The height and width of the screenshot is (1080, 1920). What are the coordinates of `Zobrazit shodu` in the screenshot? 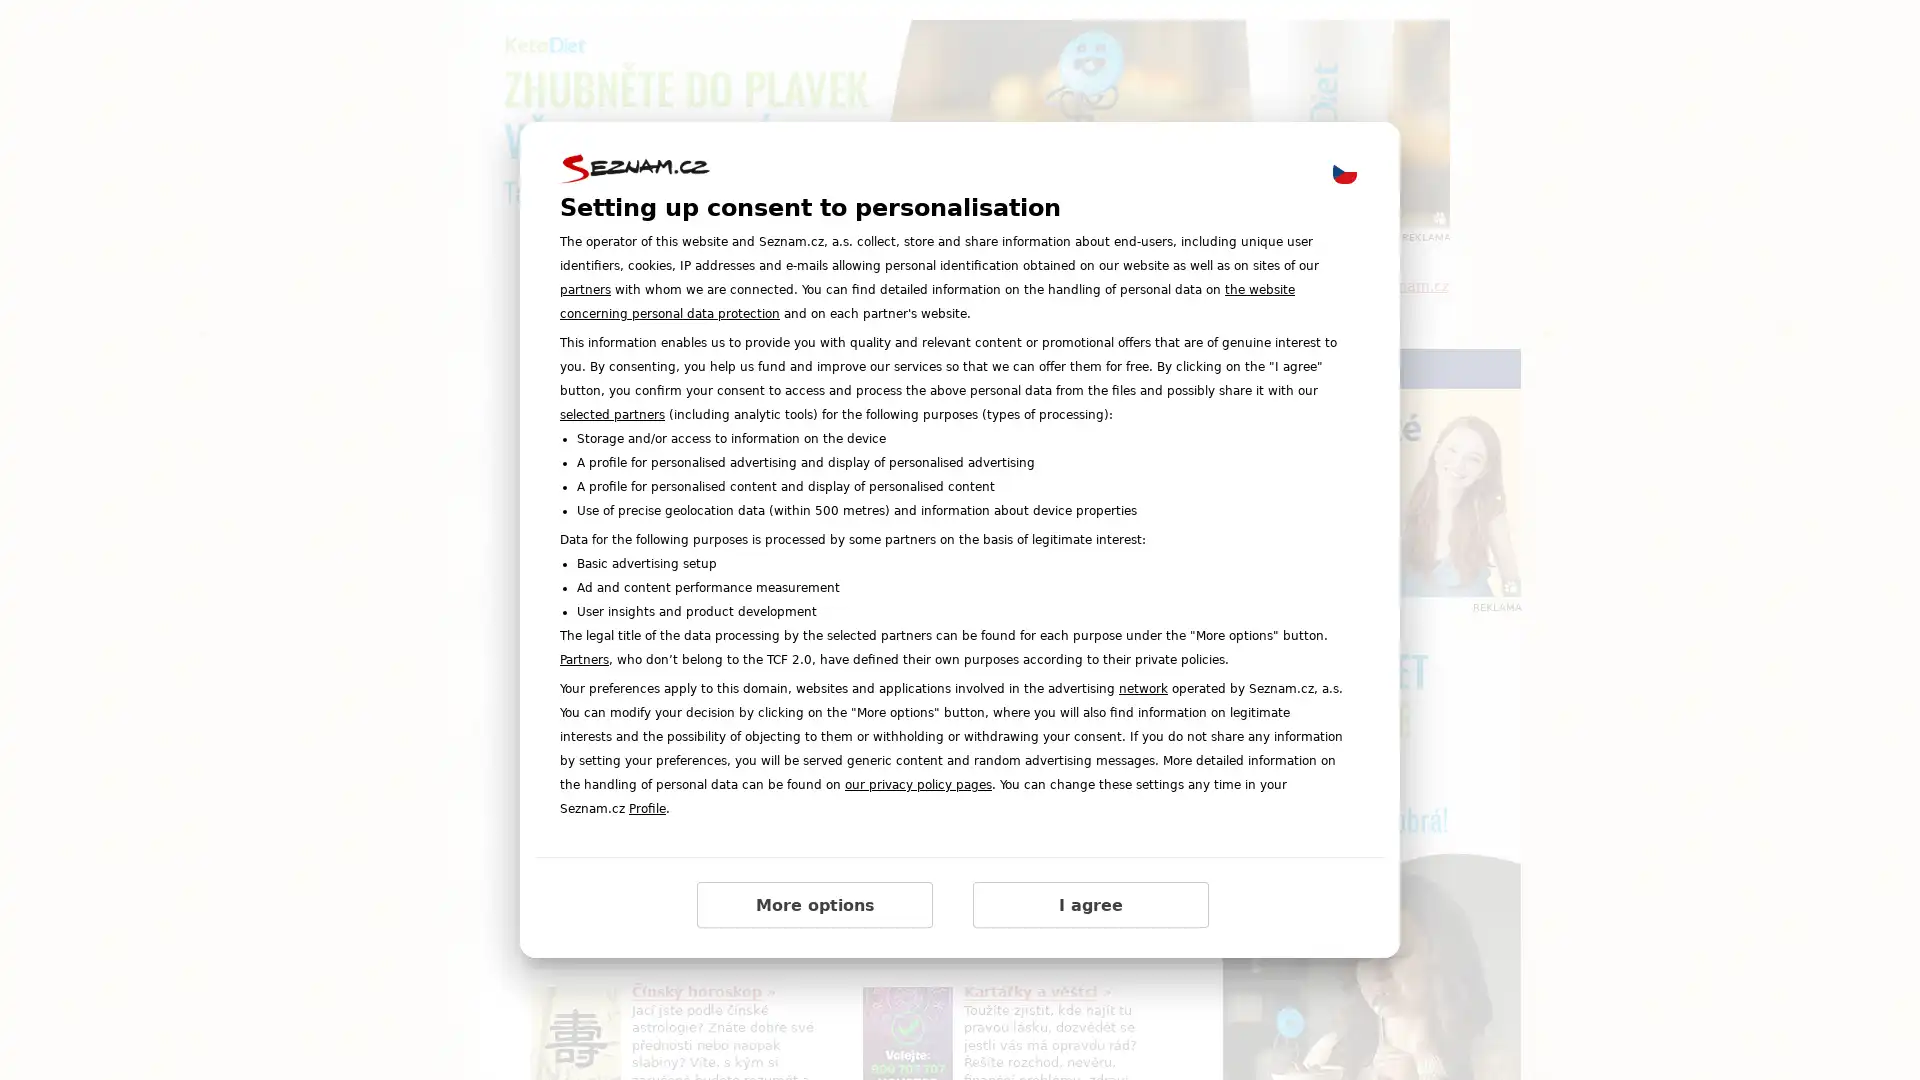 It's located at (591, 758).